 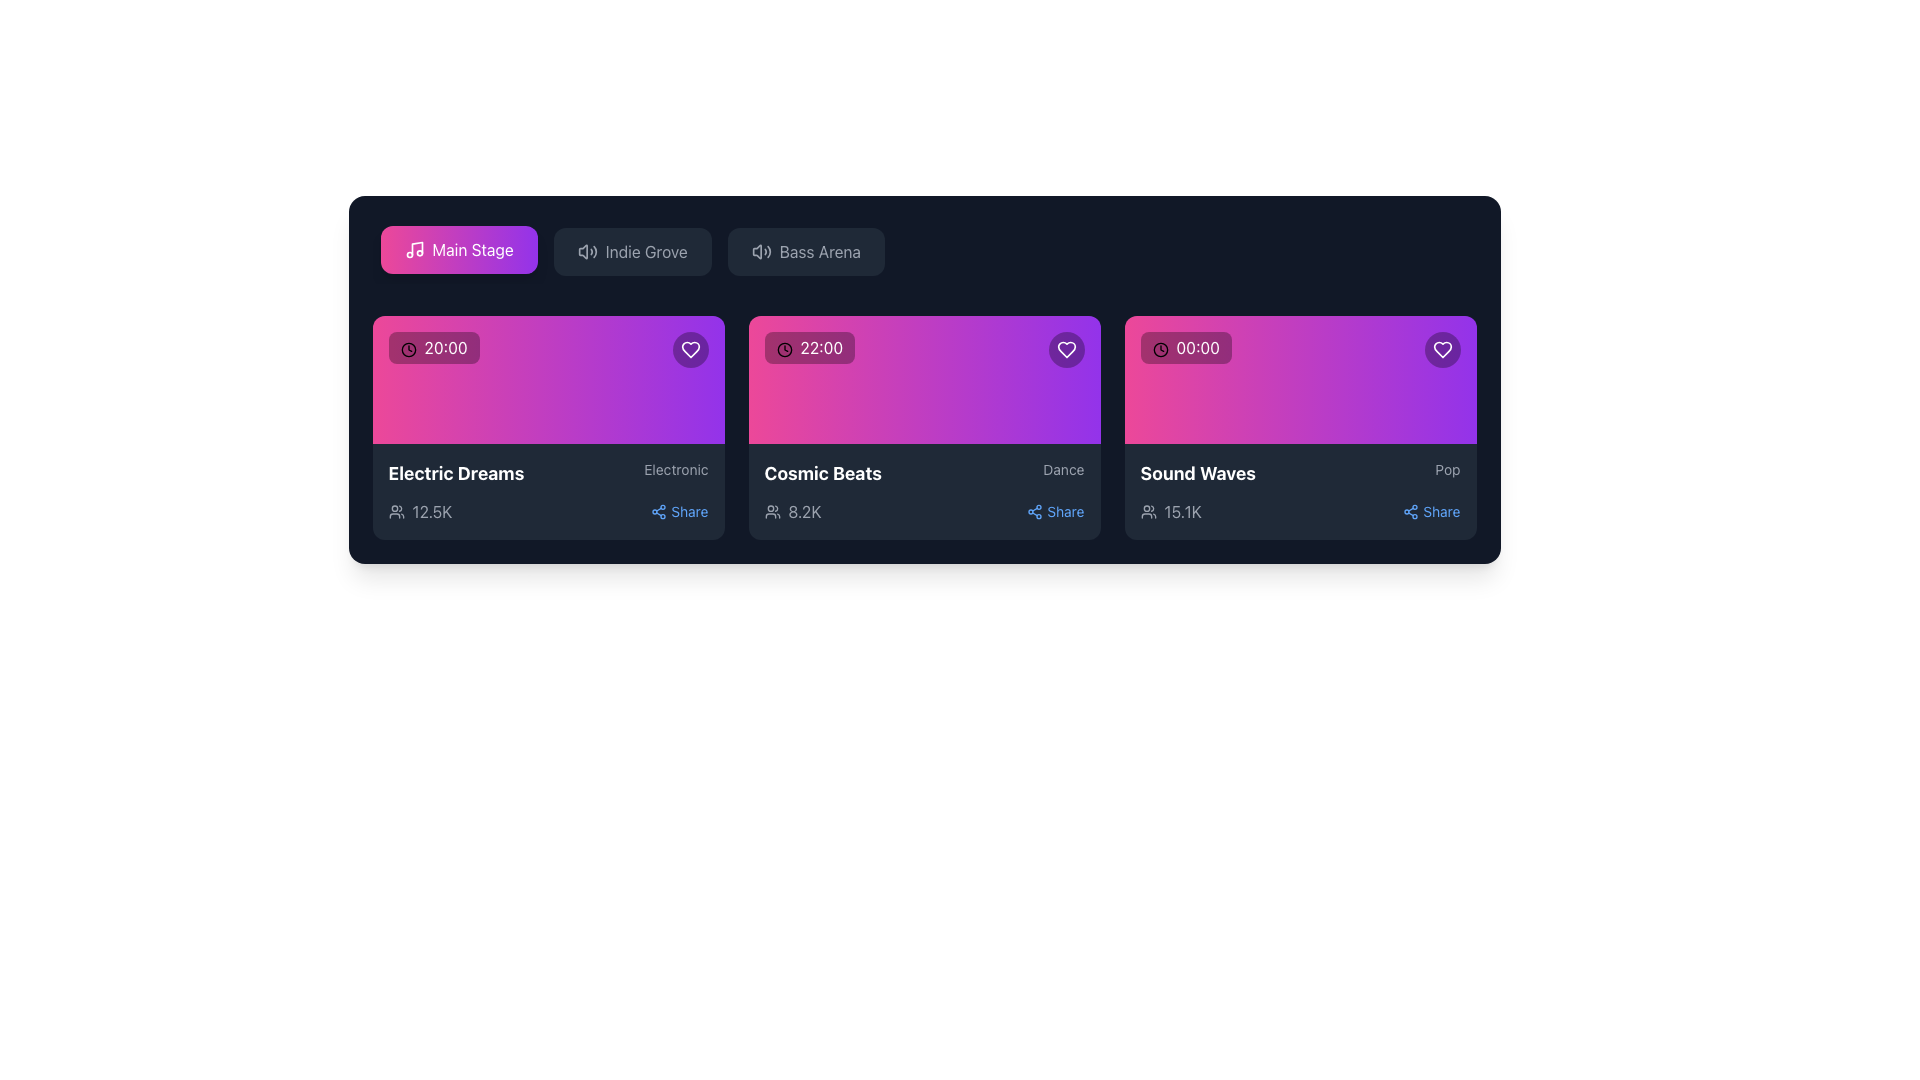 What do you see at coordinates (1171, 511) in the screenshot?
I see `information presented in the gray icon resembling two user silhouettes and the numeric text '15.1K', located under the 'Sound Waves' card, to the left of the 'Share' link` at bounding box center [1171, 511].